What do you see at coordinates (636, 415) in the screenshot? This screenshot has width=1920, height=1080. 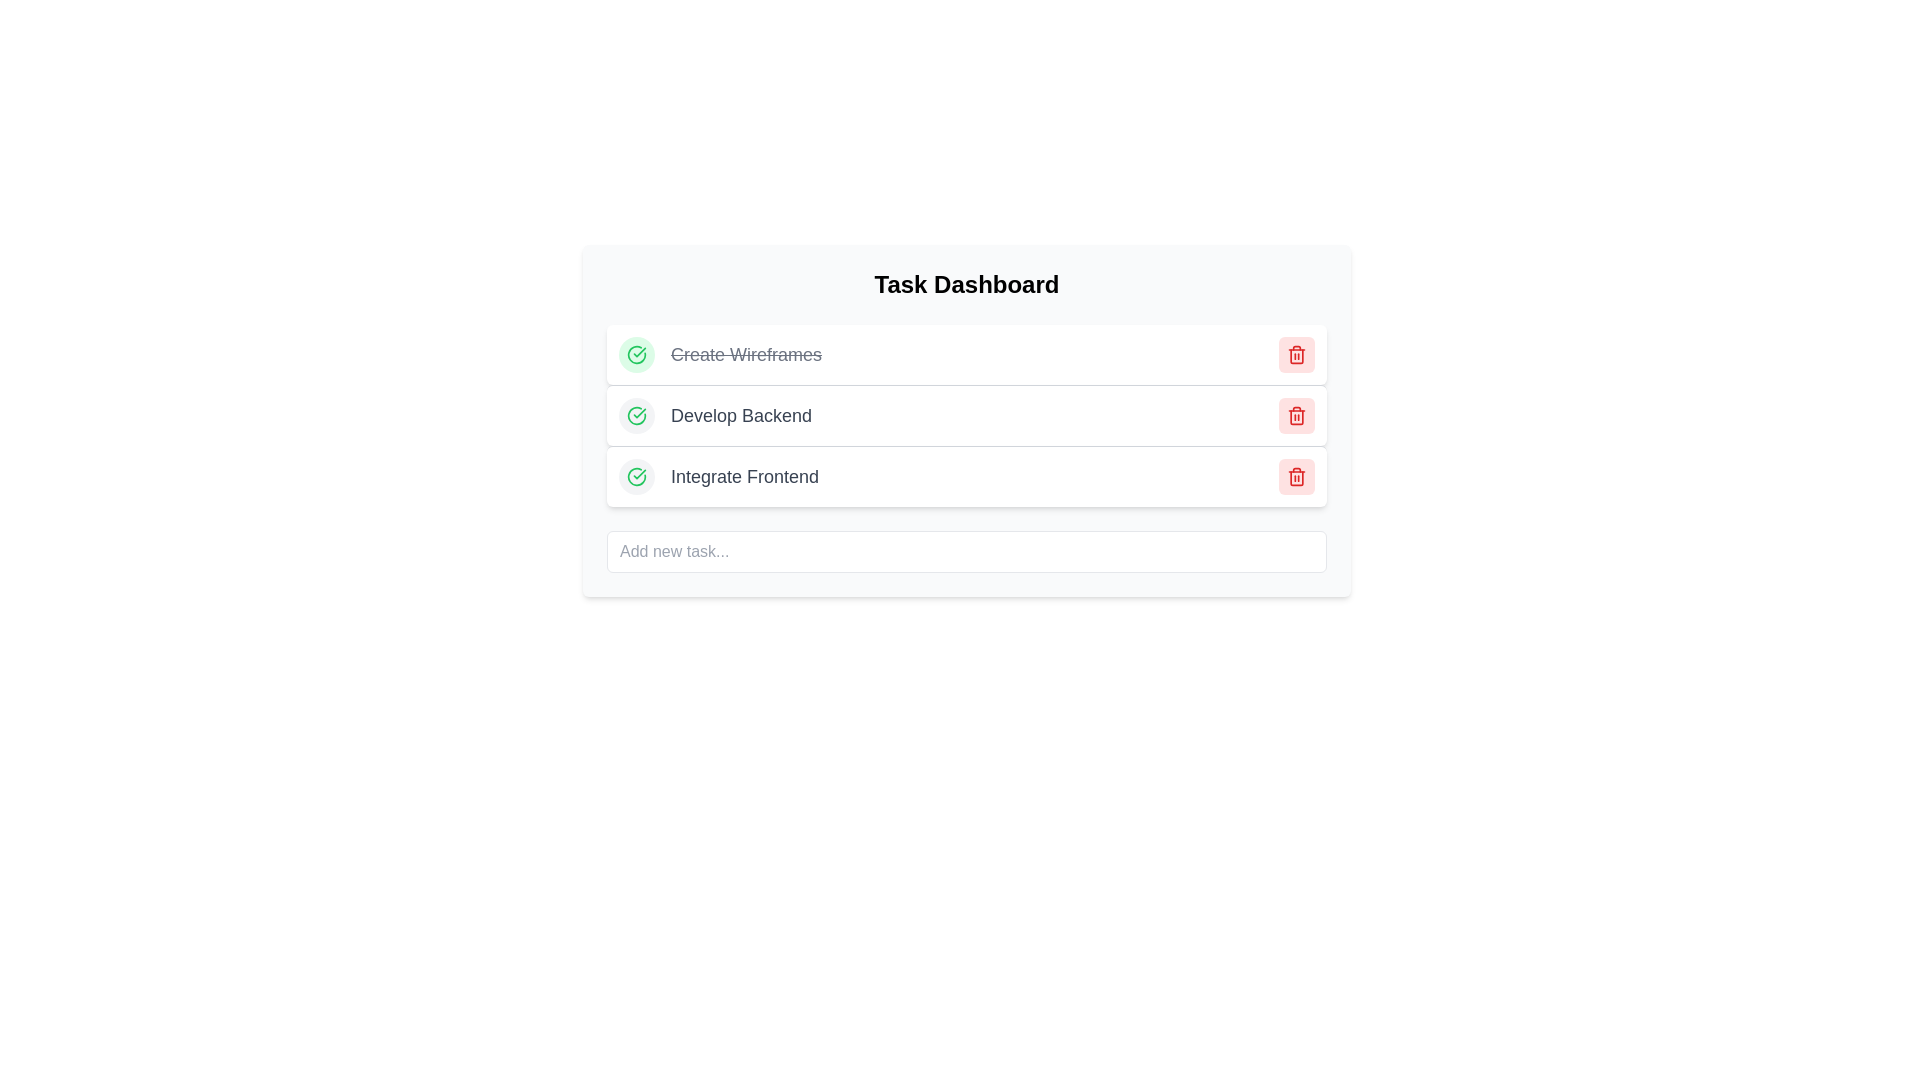 I see `the circular button with a light gray background and a green check icon` at bounding box center [636, 415].